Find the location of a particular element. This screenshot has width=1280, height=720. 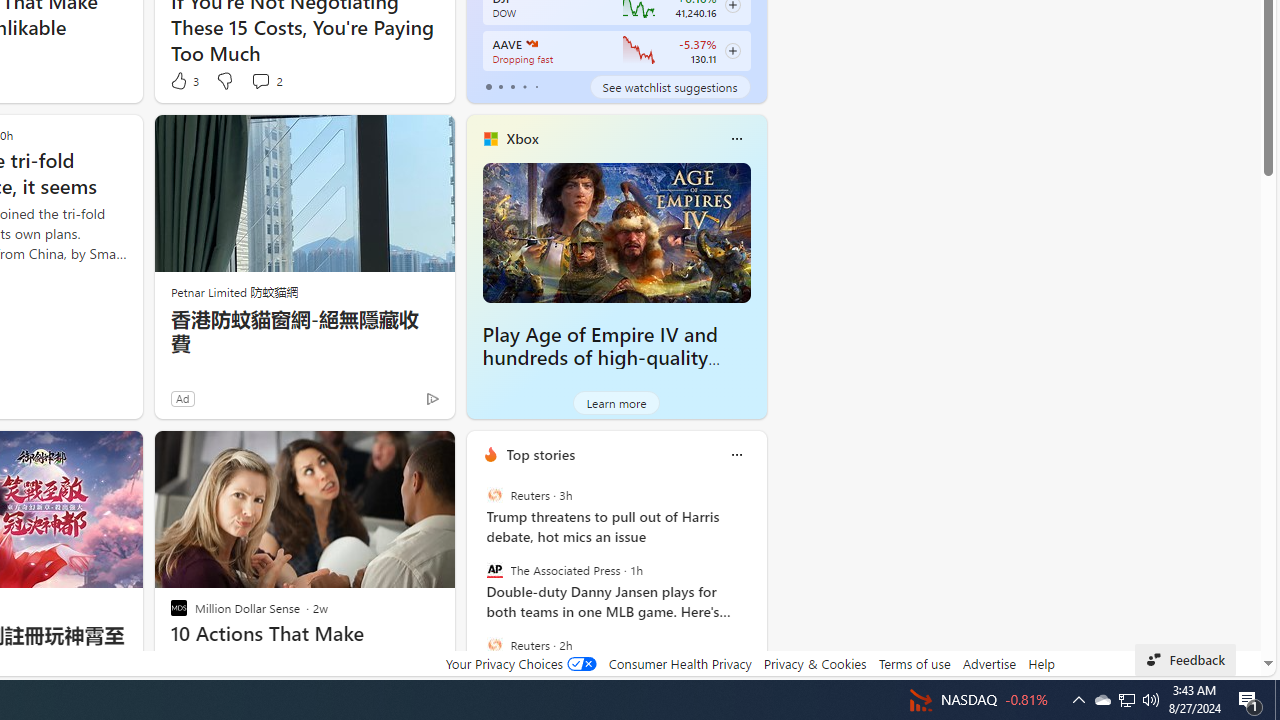

'View comments 2 Comment' is located at coordinates (259, 80).